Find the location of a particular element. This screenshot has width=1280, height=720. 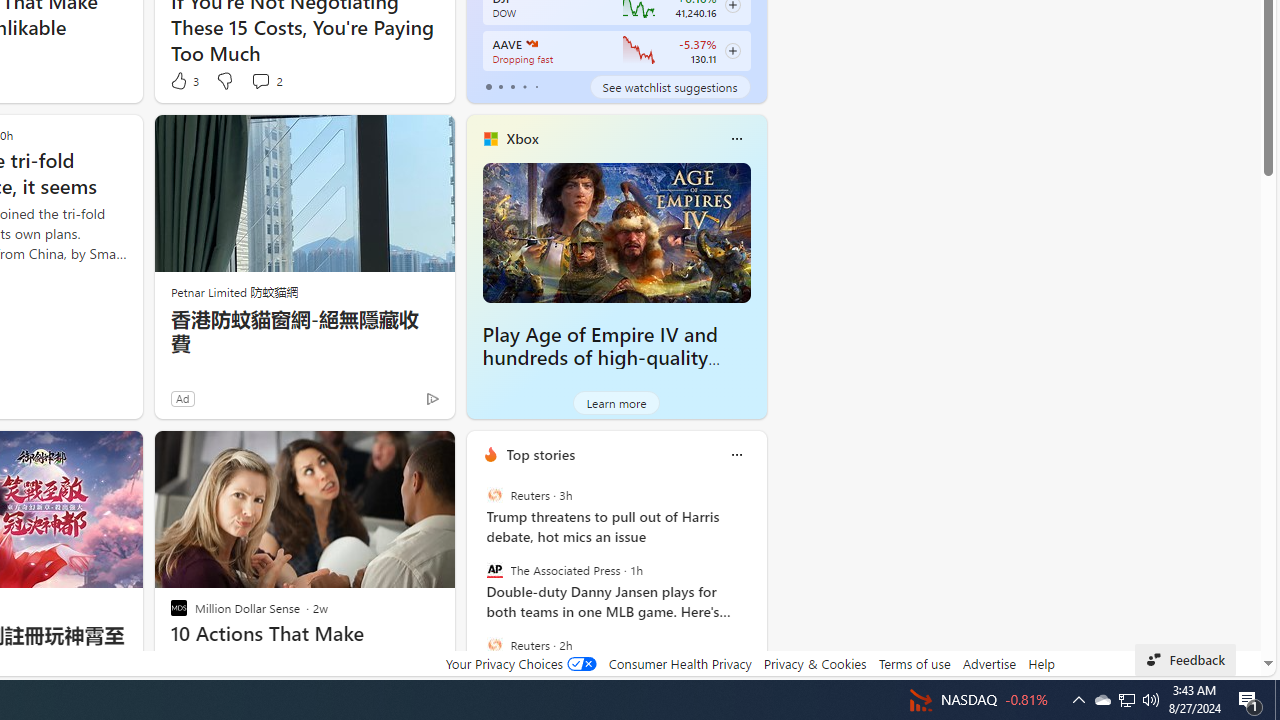

'View comments 2 Comment' is located at coordinates (259, 80).